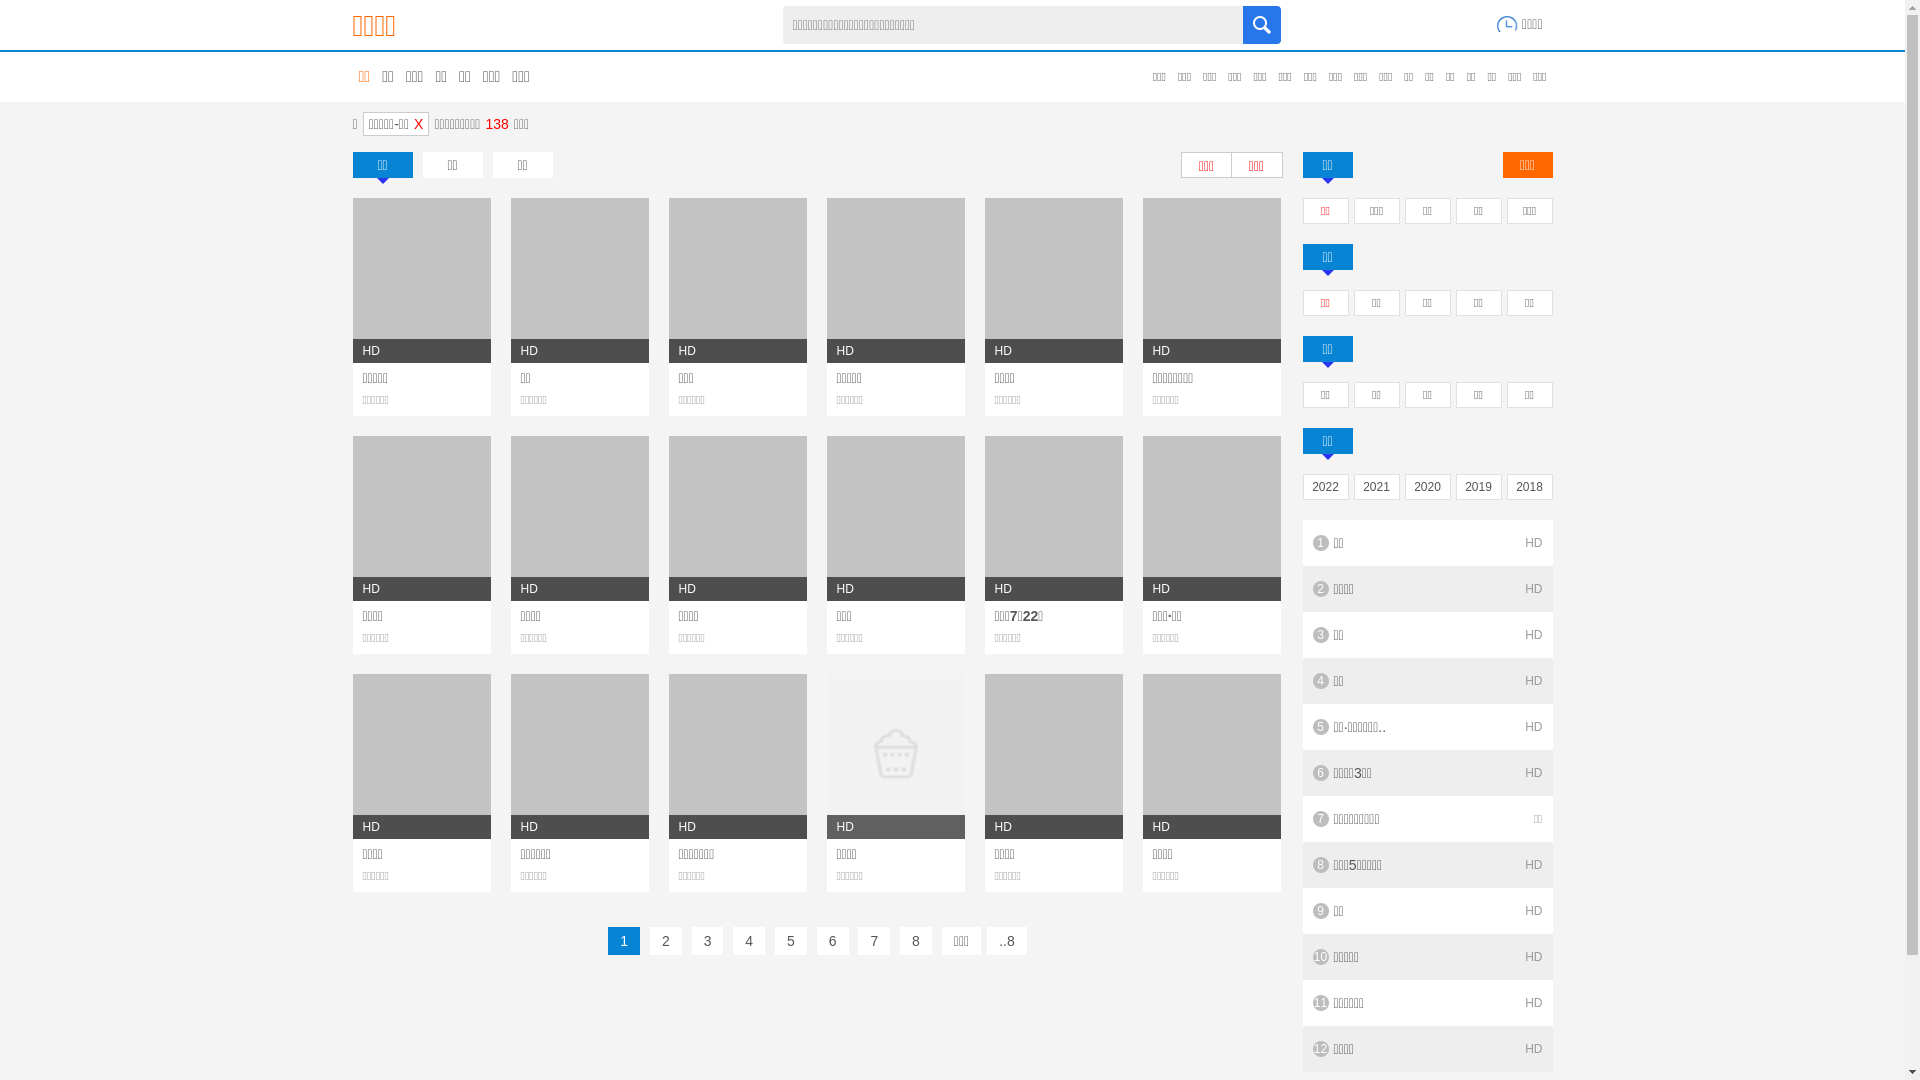 The height and width of the screenshot is (1080, 1920). I want to click on '2018', so click(1507, 487).